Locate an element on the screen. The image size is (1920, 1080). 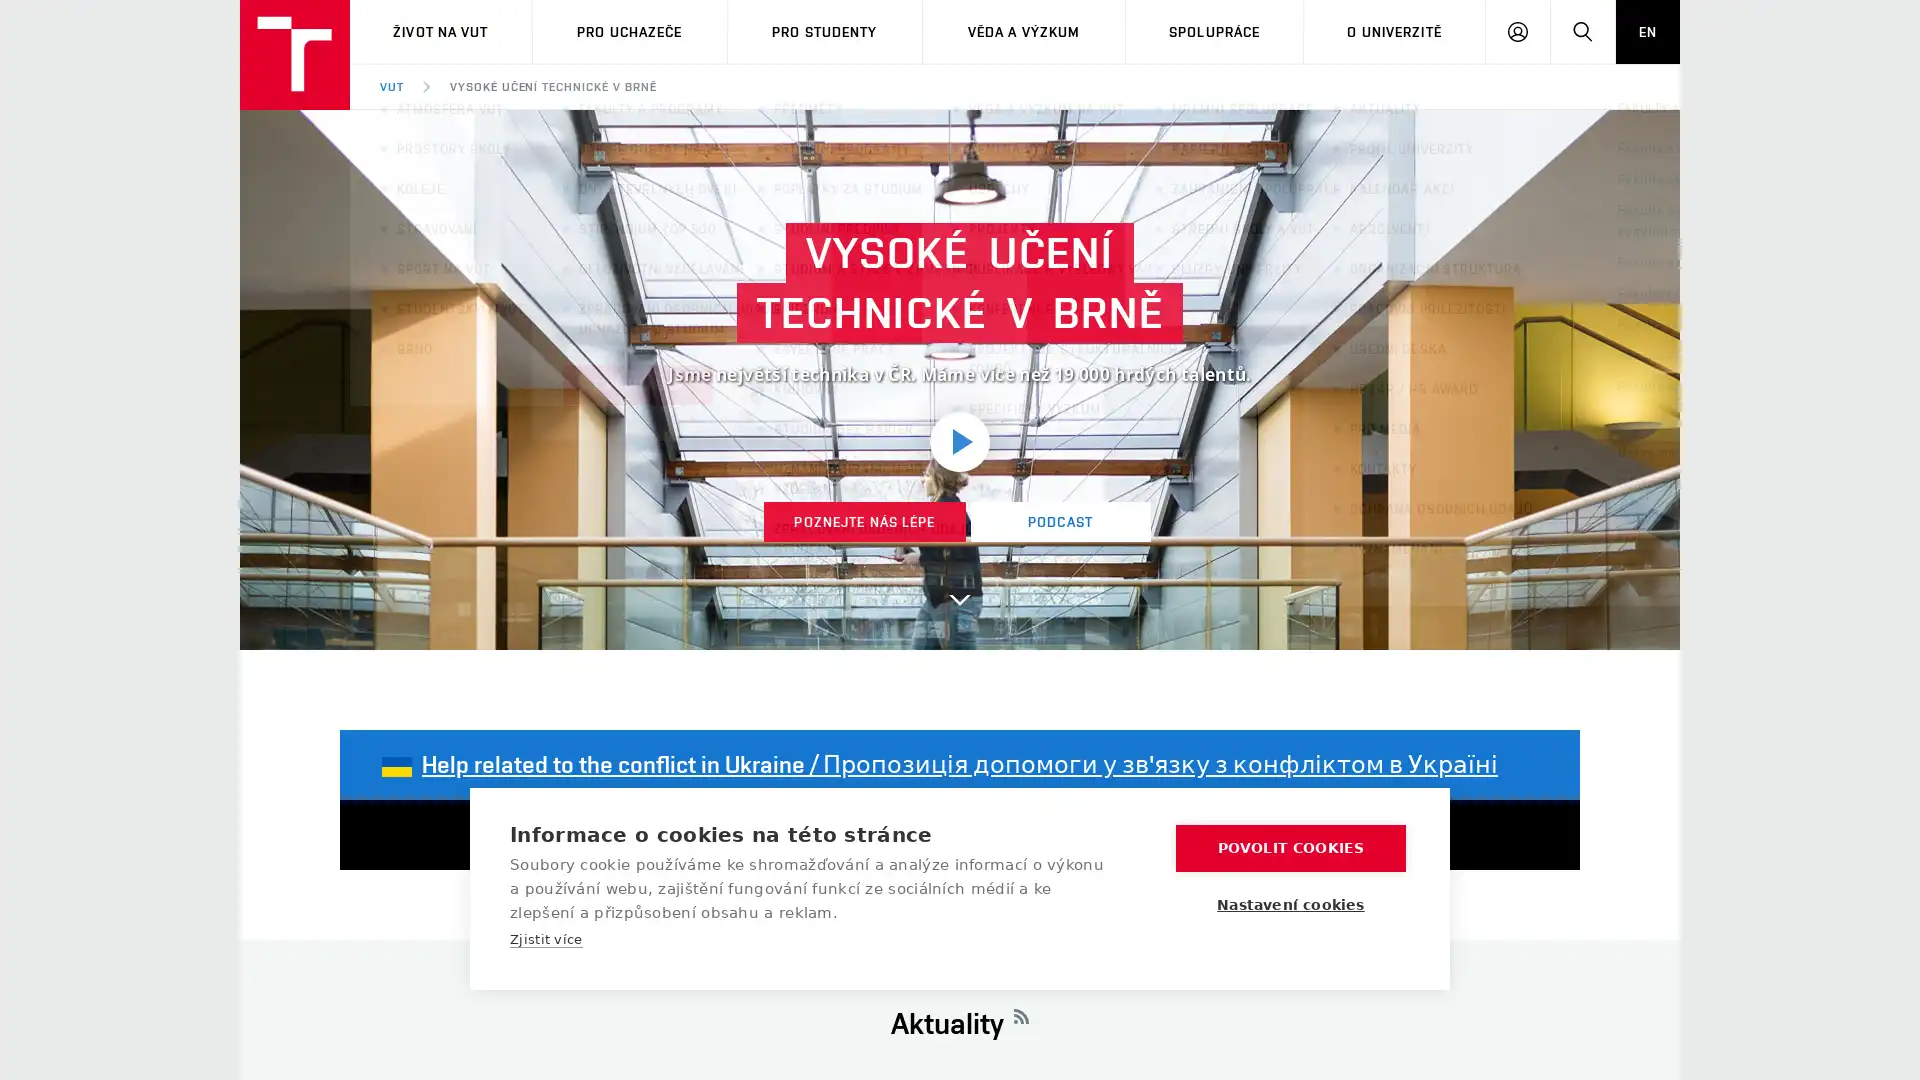
Nastaveni cookies is located at coordinates (1291, 905).